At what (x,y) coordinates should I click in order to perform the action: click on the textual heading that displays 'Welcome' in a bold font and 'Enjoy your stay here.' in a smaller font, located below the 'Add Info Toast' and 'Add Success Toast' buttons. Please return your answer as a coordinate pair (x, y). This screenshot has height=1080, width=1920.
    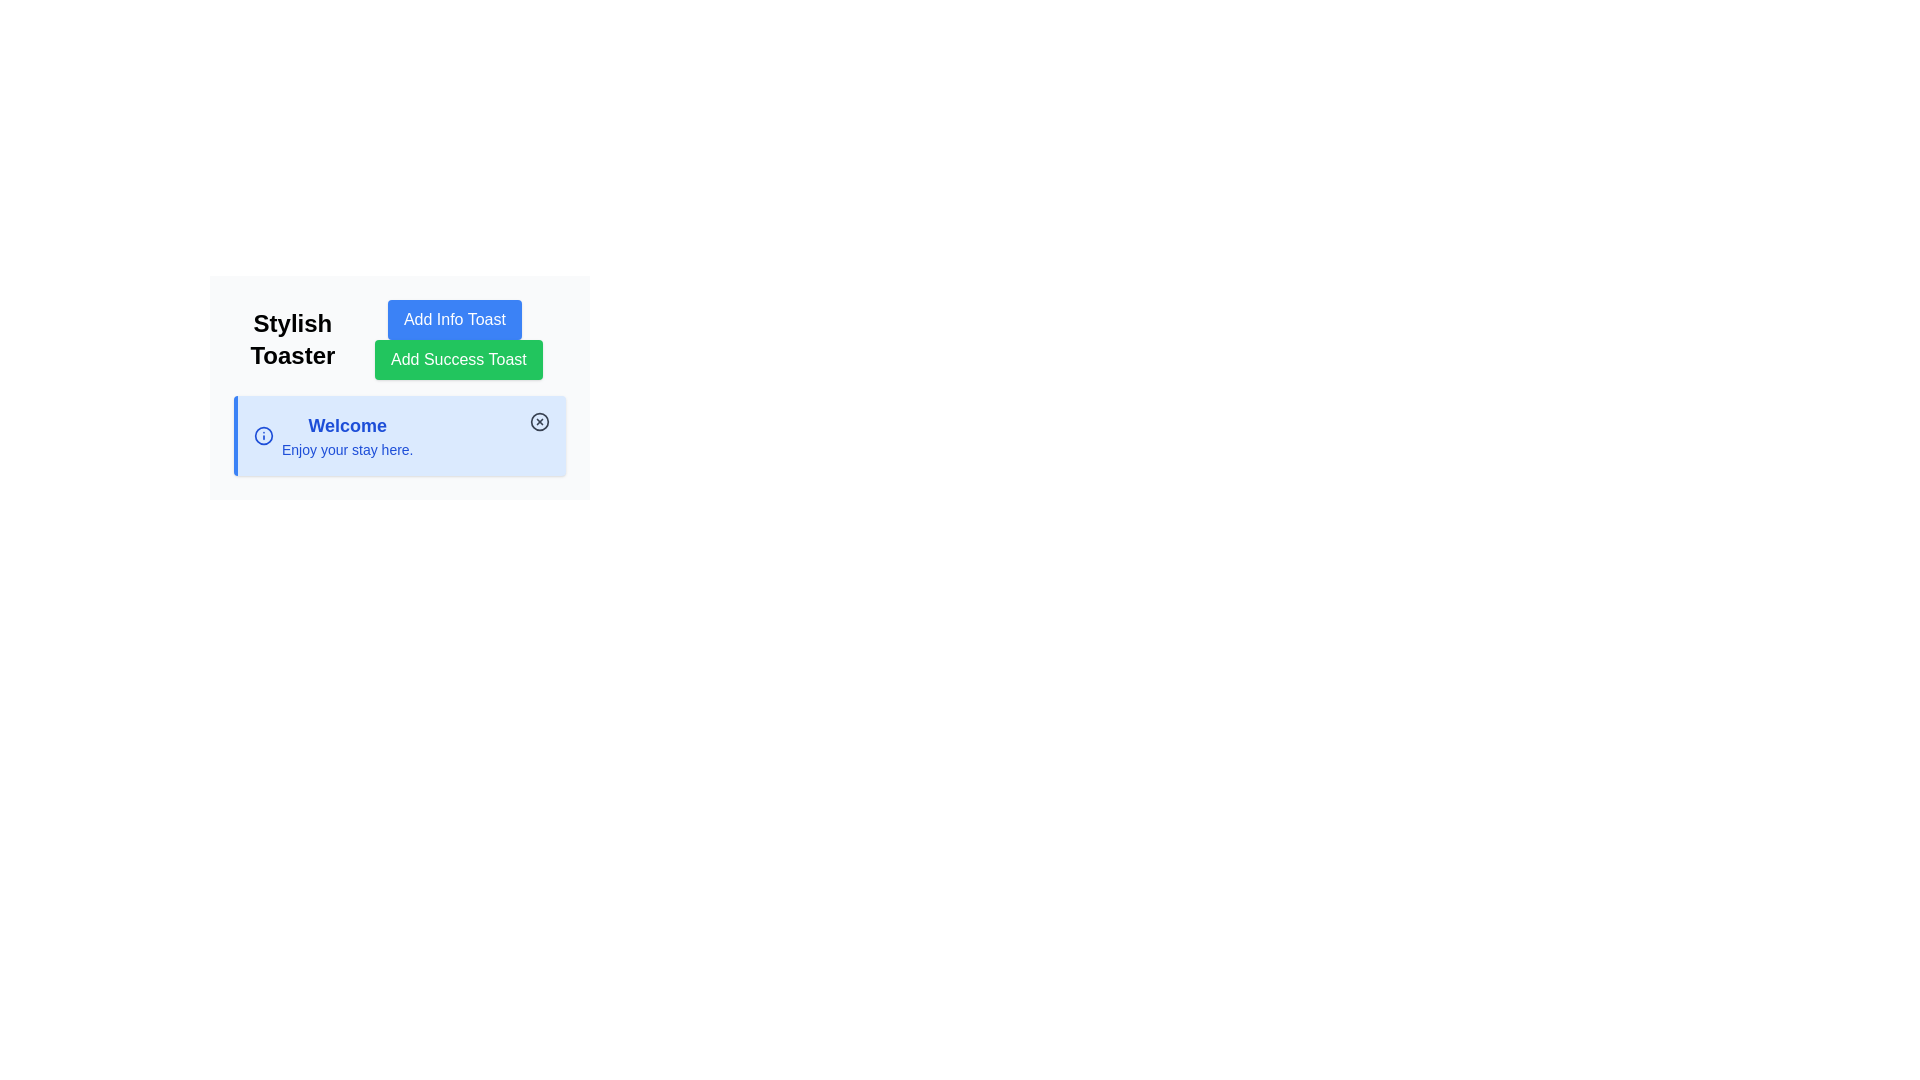
    Looking at the image, I should click on (347, 434).